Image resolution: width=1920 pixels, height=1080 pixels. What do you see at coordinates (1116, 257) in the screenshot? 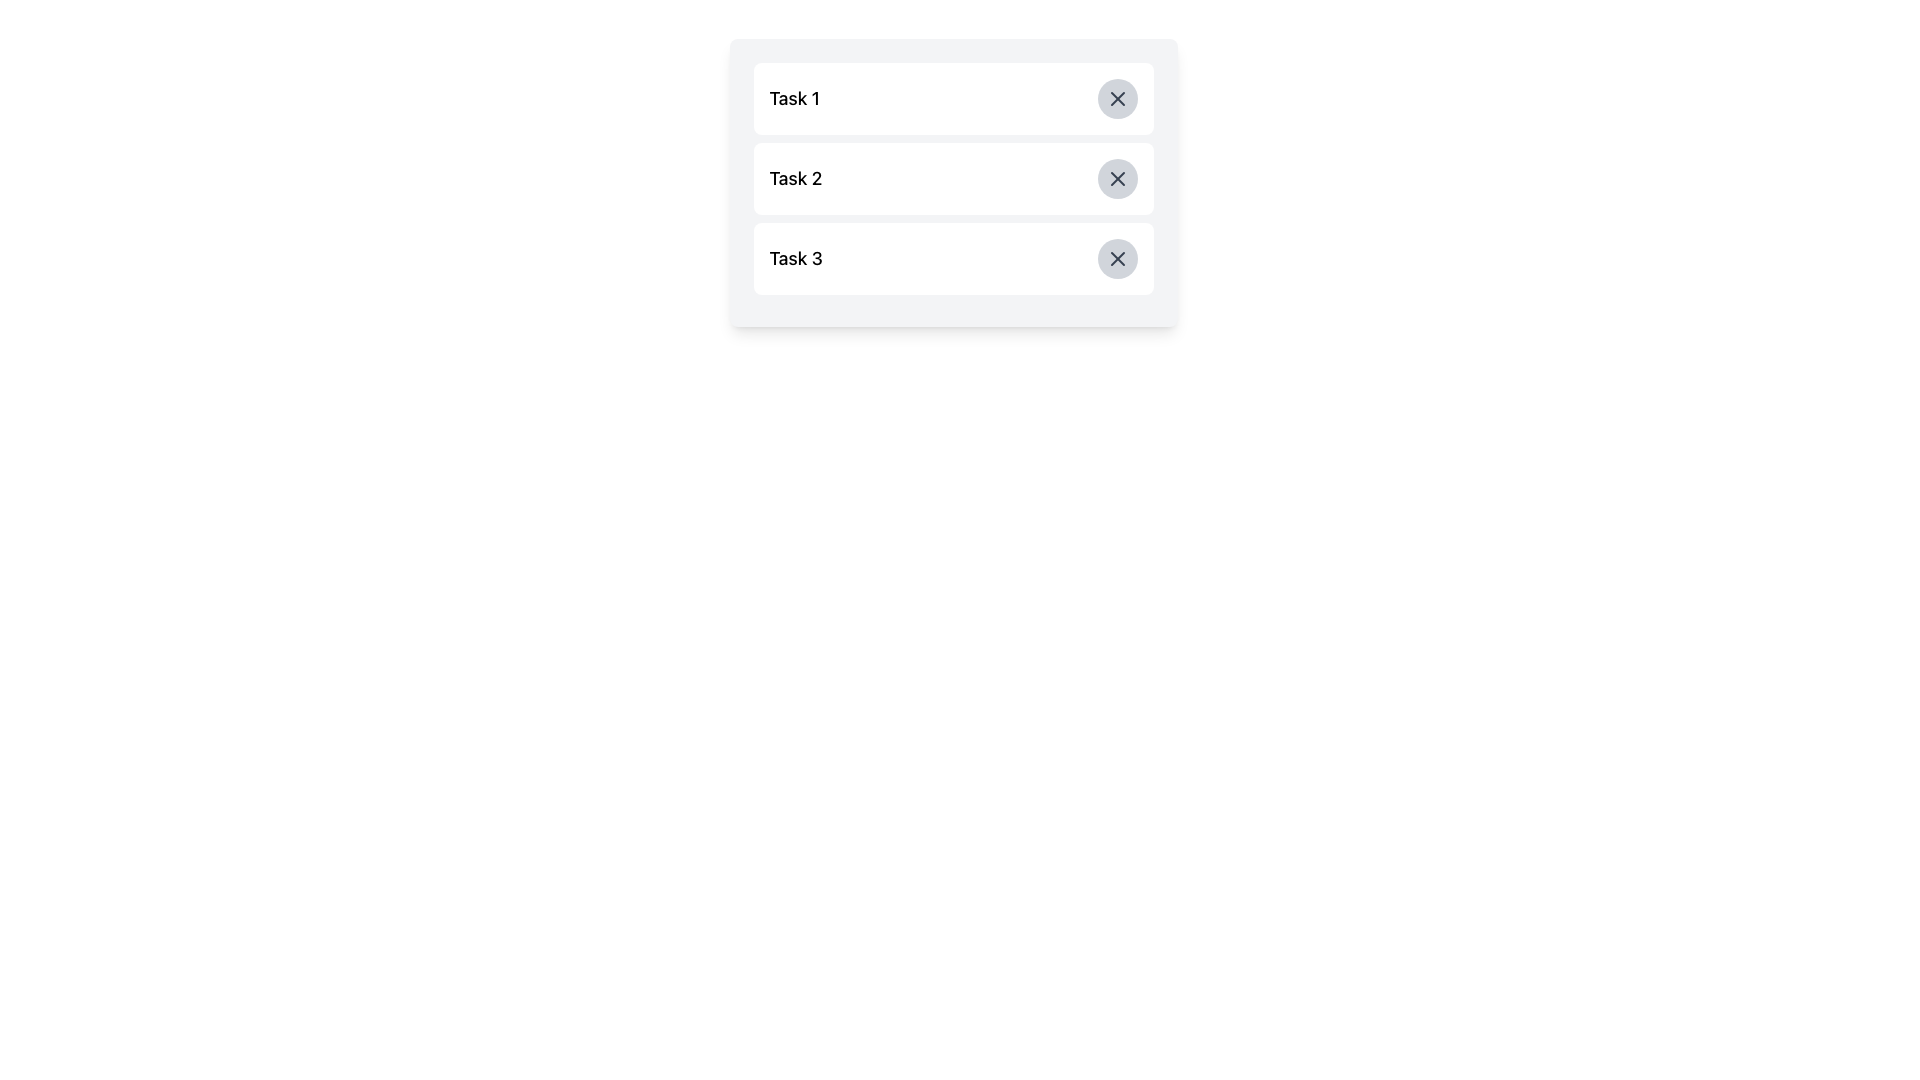
I see `the 'X' icon button` at bounding box center [1116, 257].